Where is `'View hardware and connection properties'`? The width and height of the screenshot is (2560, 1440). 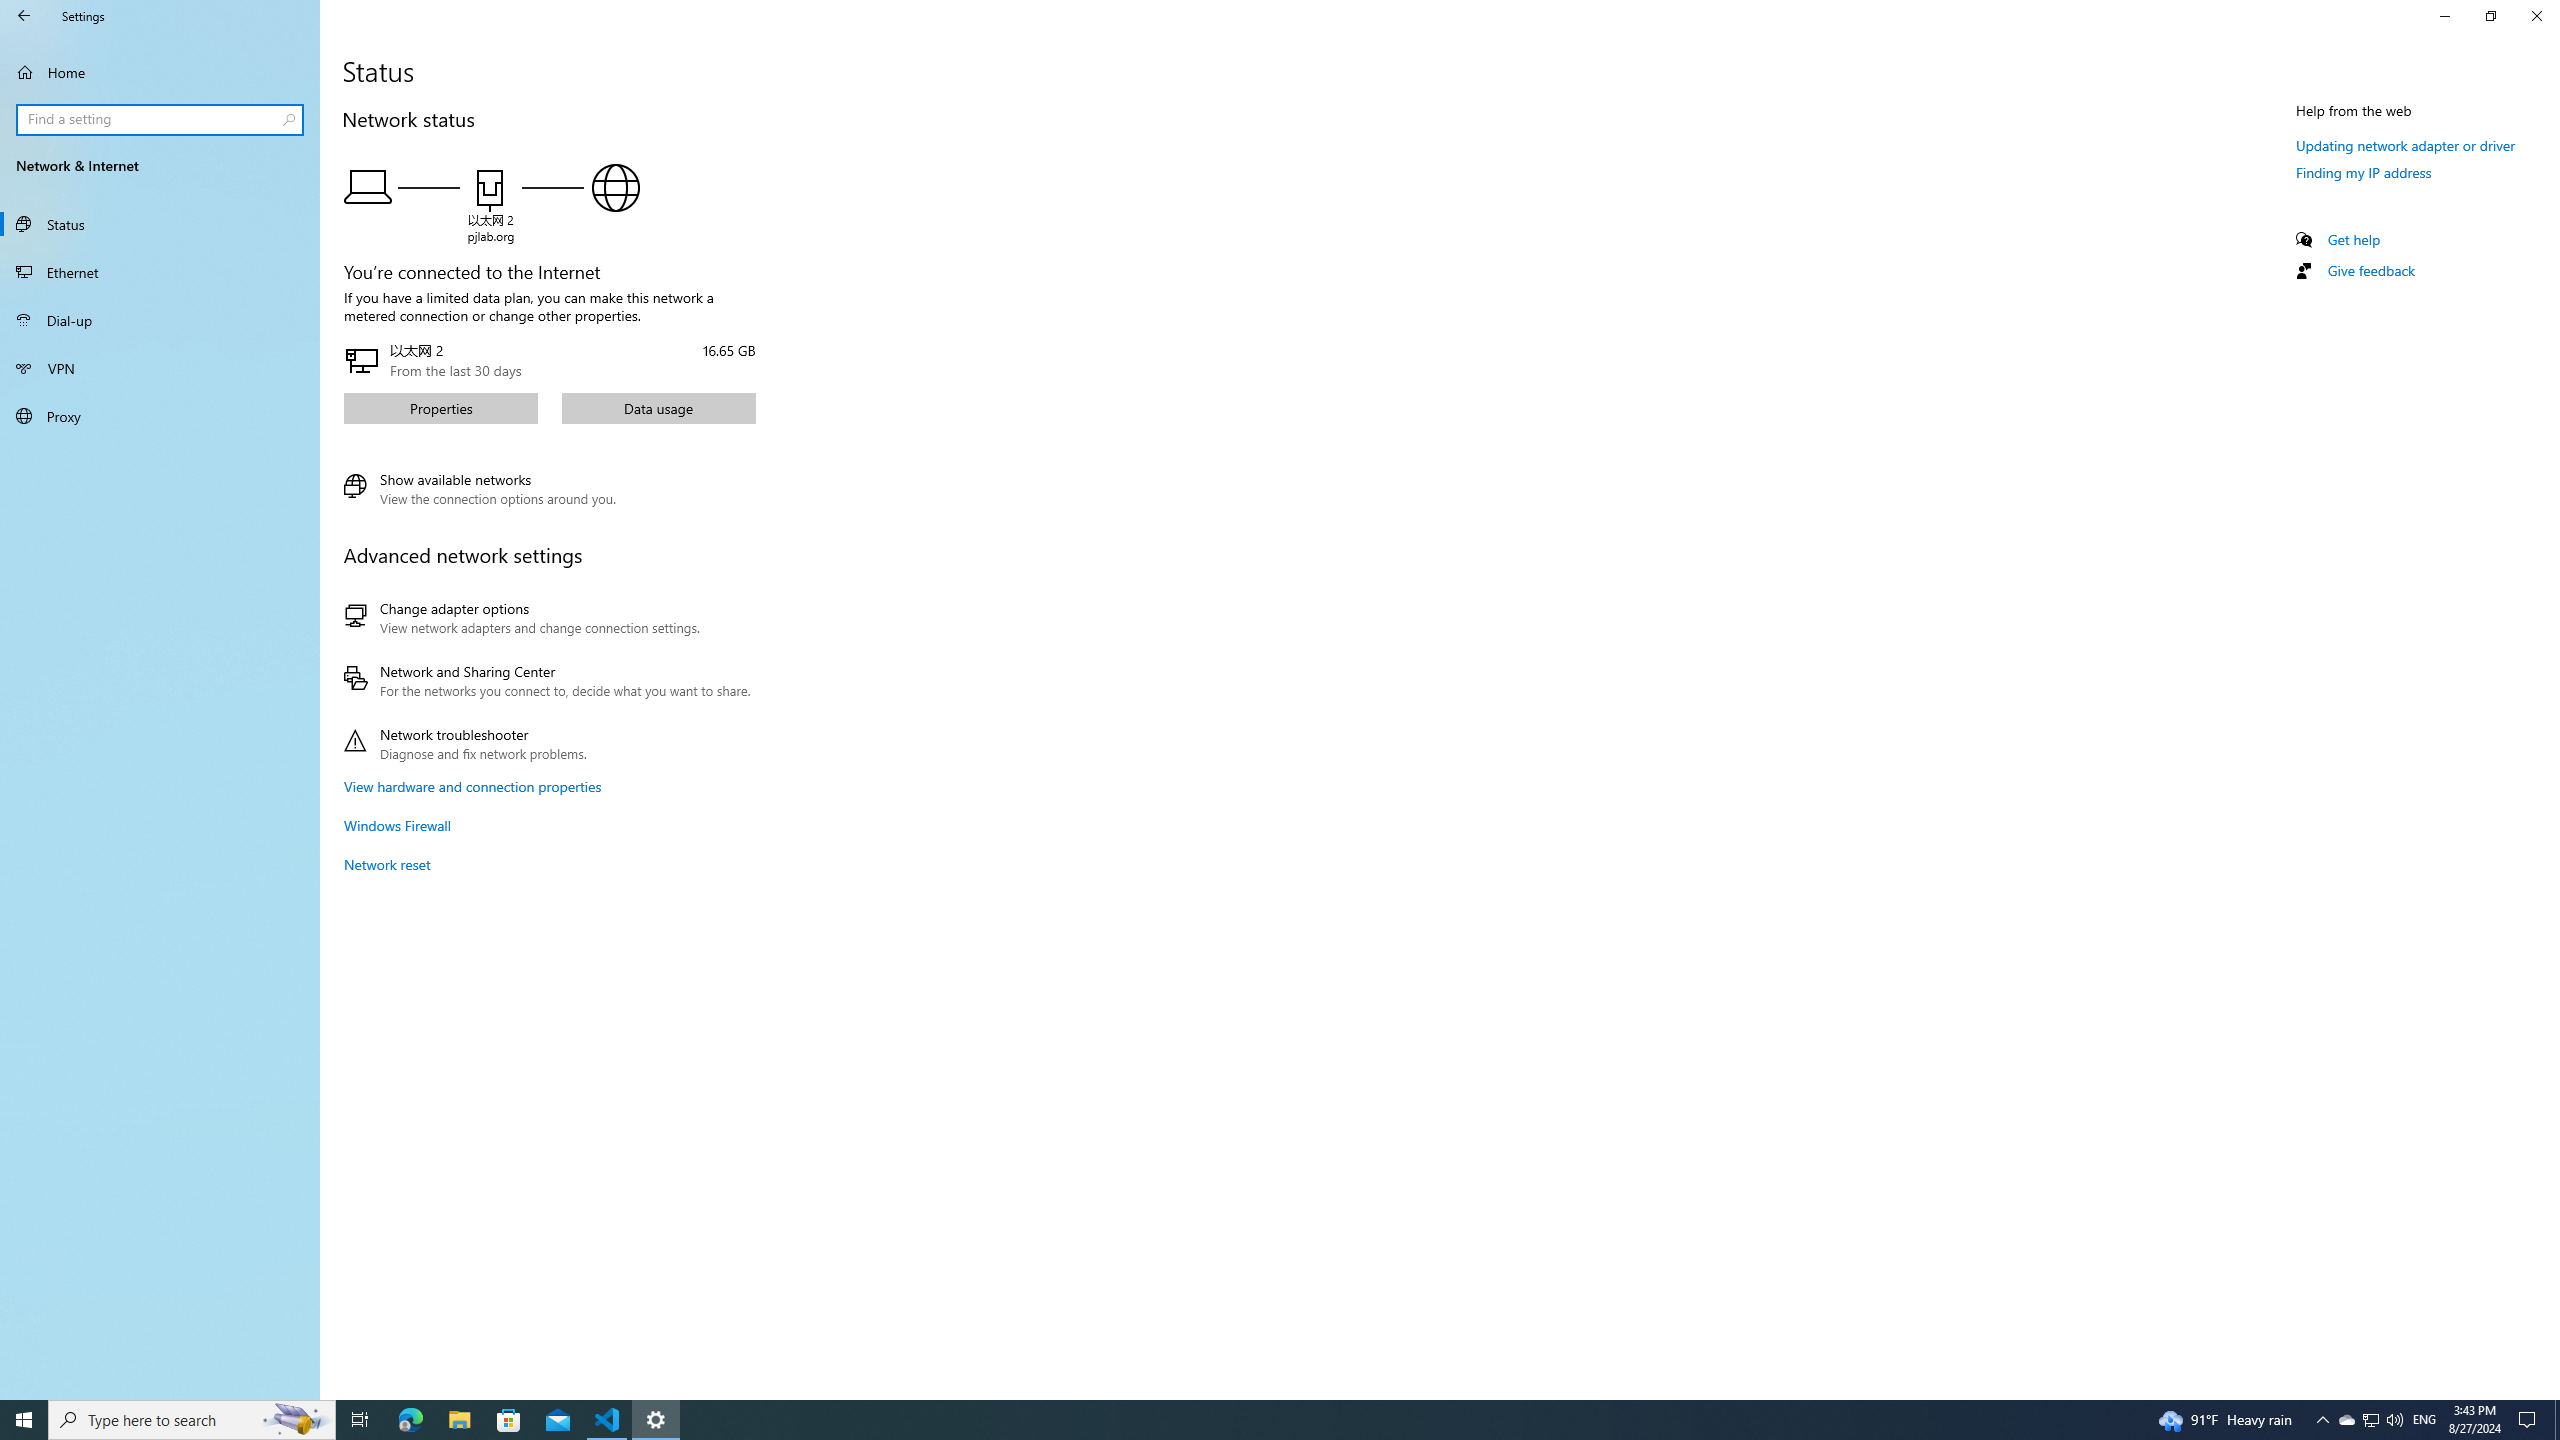
'View hardware and connection properties' is located at coordinates (472, 785).